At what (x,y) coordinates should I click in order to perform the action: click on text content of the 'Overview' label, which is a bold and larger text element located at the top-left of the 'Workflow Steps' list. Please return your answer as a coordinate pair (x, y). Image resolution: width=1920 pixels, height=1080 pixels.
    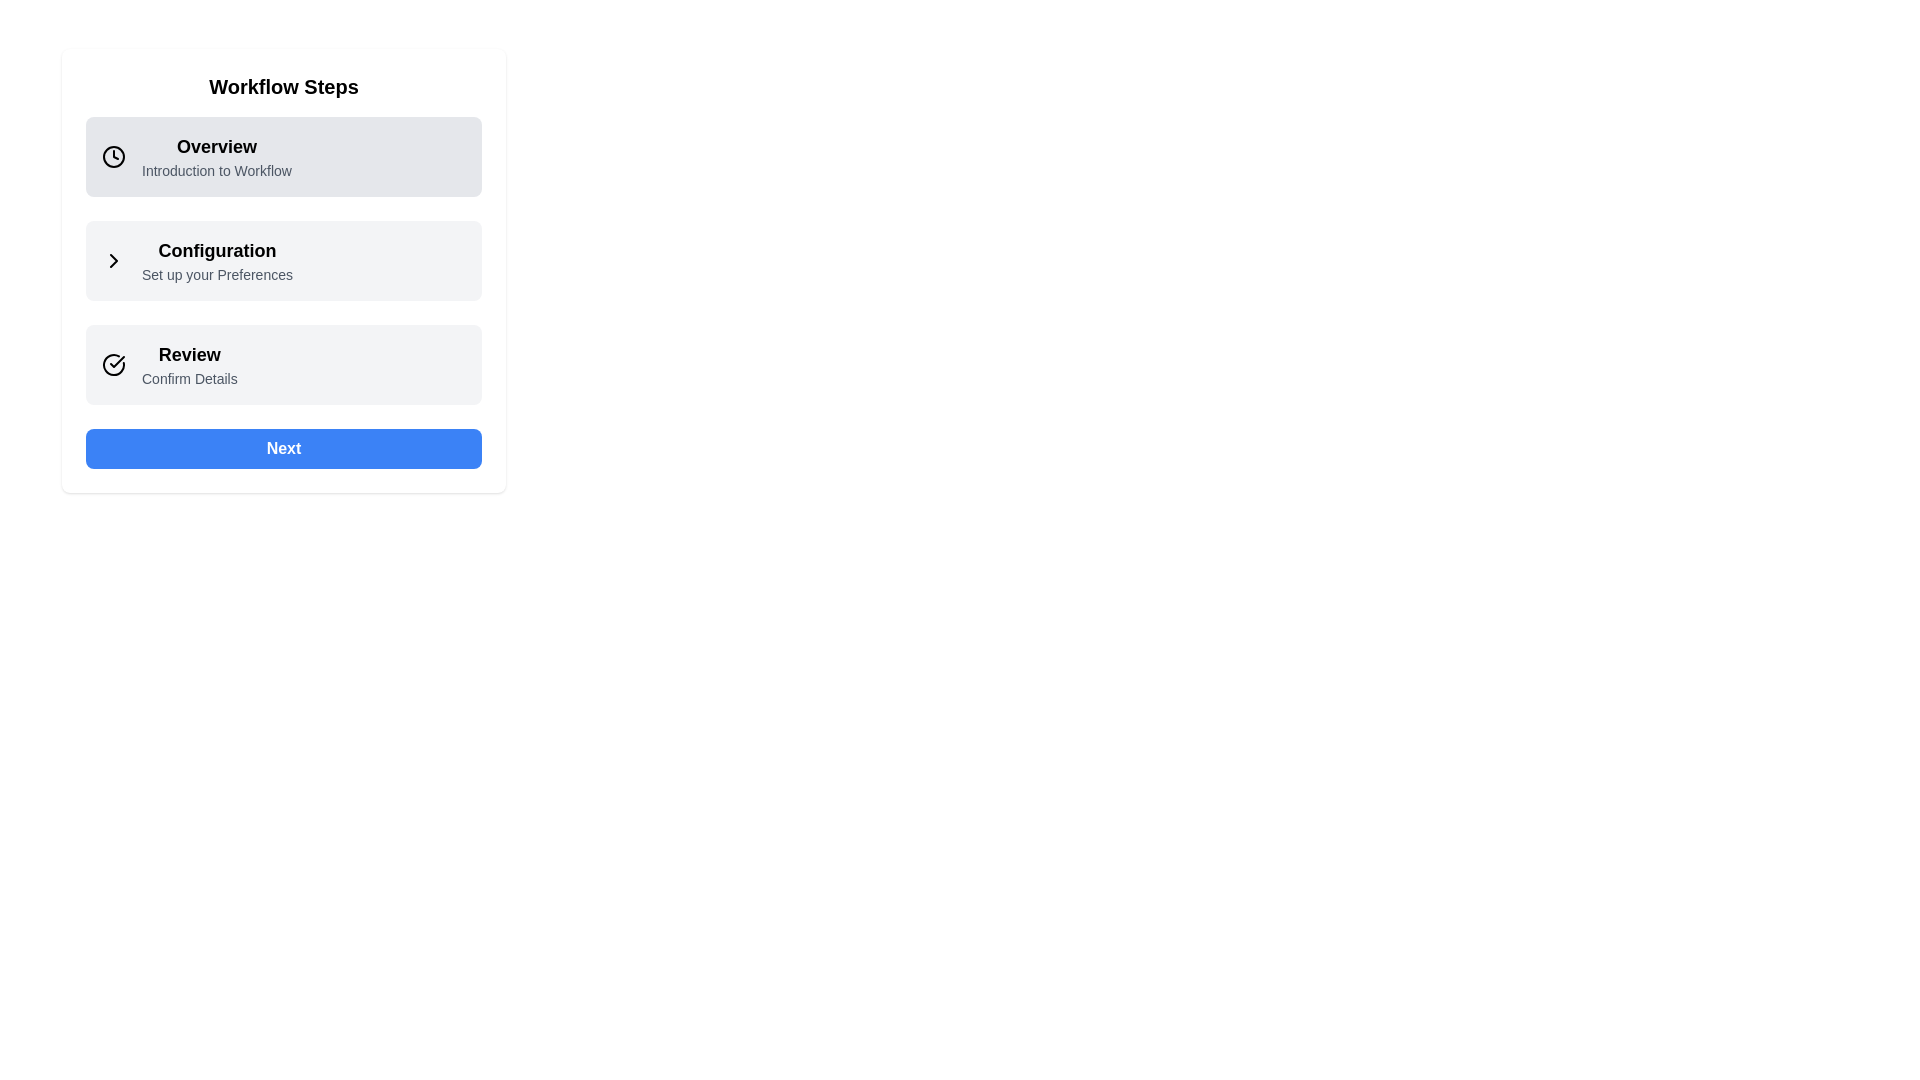
    Looking at the image, I should click on (216, 145).